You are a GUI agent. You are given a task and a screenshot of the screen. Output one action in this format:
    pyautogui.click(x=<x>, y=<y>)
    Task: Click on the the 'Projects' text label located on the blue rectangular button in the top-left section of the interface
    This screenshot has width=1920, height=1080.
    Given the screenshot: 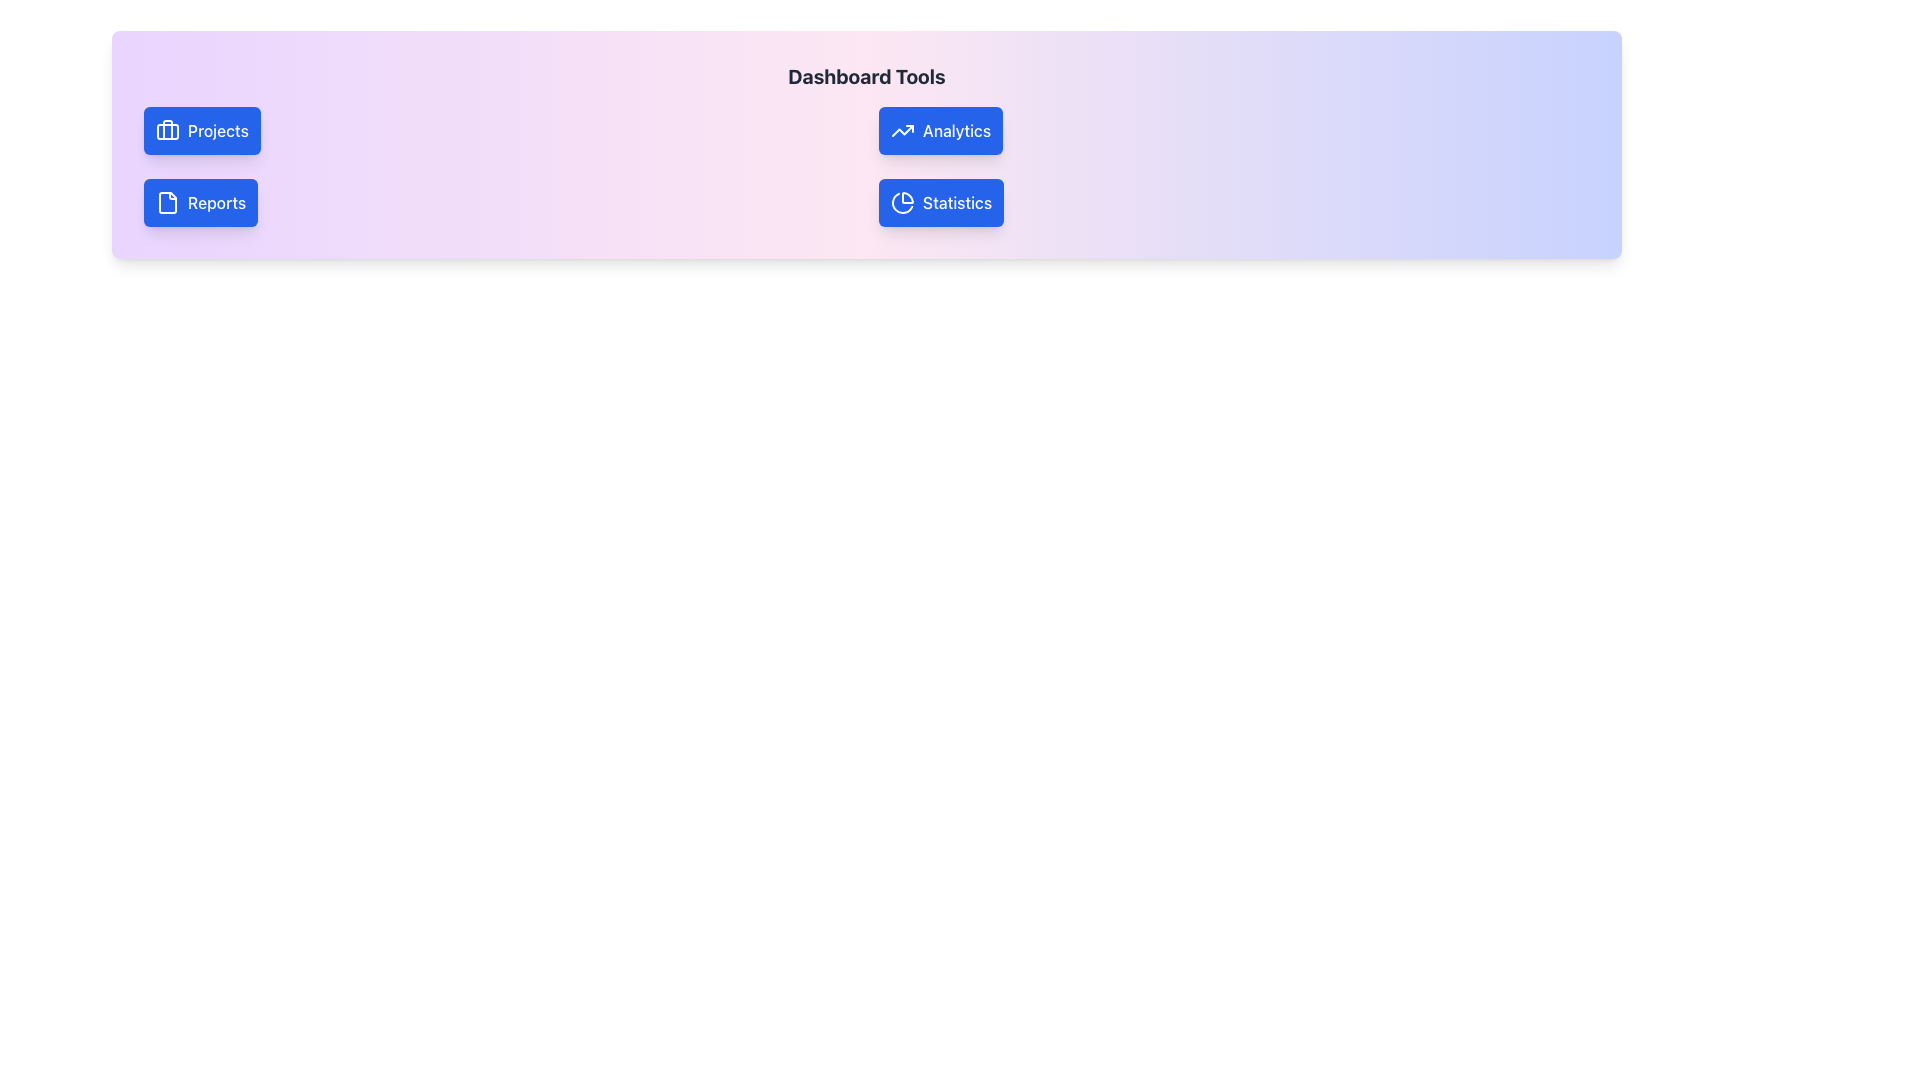 What is the action you would take?
    pyautogui.click(x=218, y=131)
    